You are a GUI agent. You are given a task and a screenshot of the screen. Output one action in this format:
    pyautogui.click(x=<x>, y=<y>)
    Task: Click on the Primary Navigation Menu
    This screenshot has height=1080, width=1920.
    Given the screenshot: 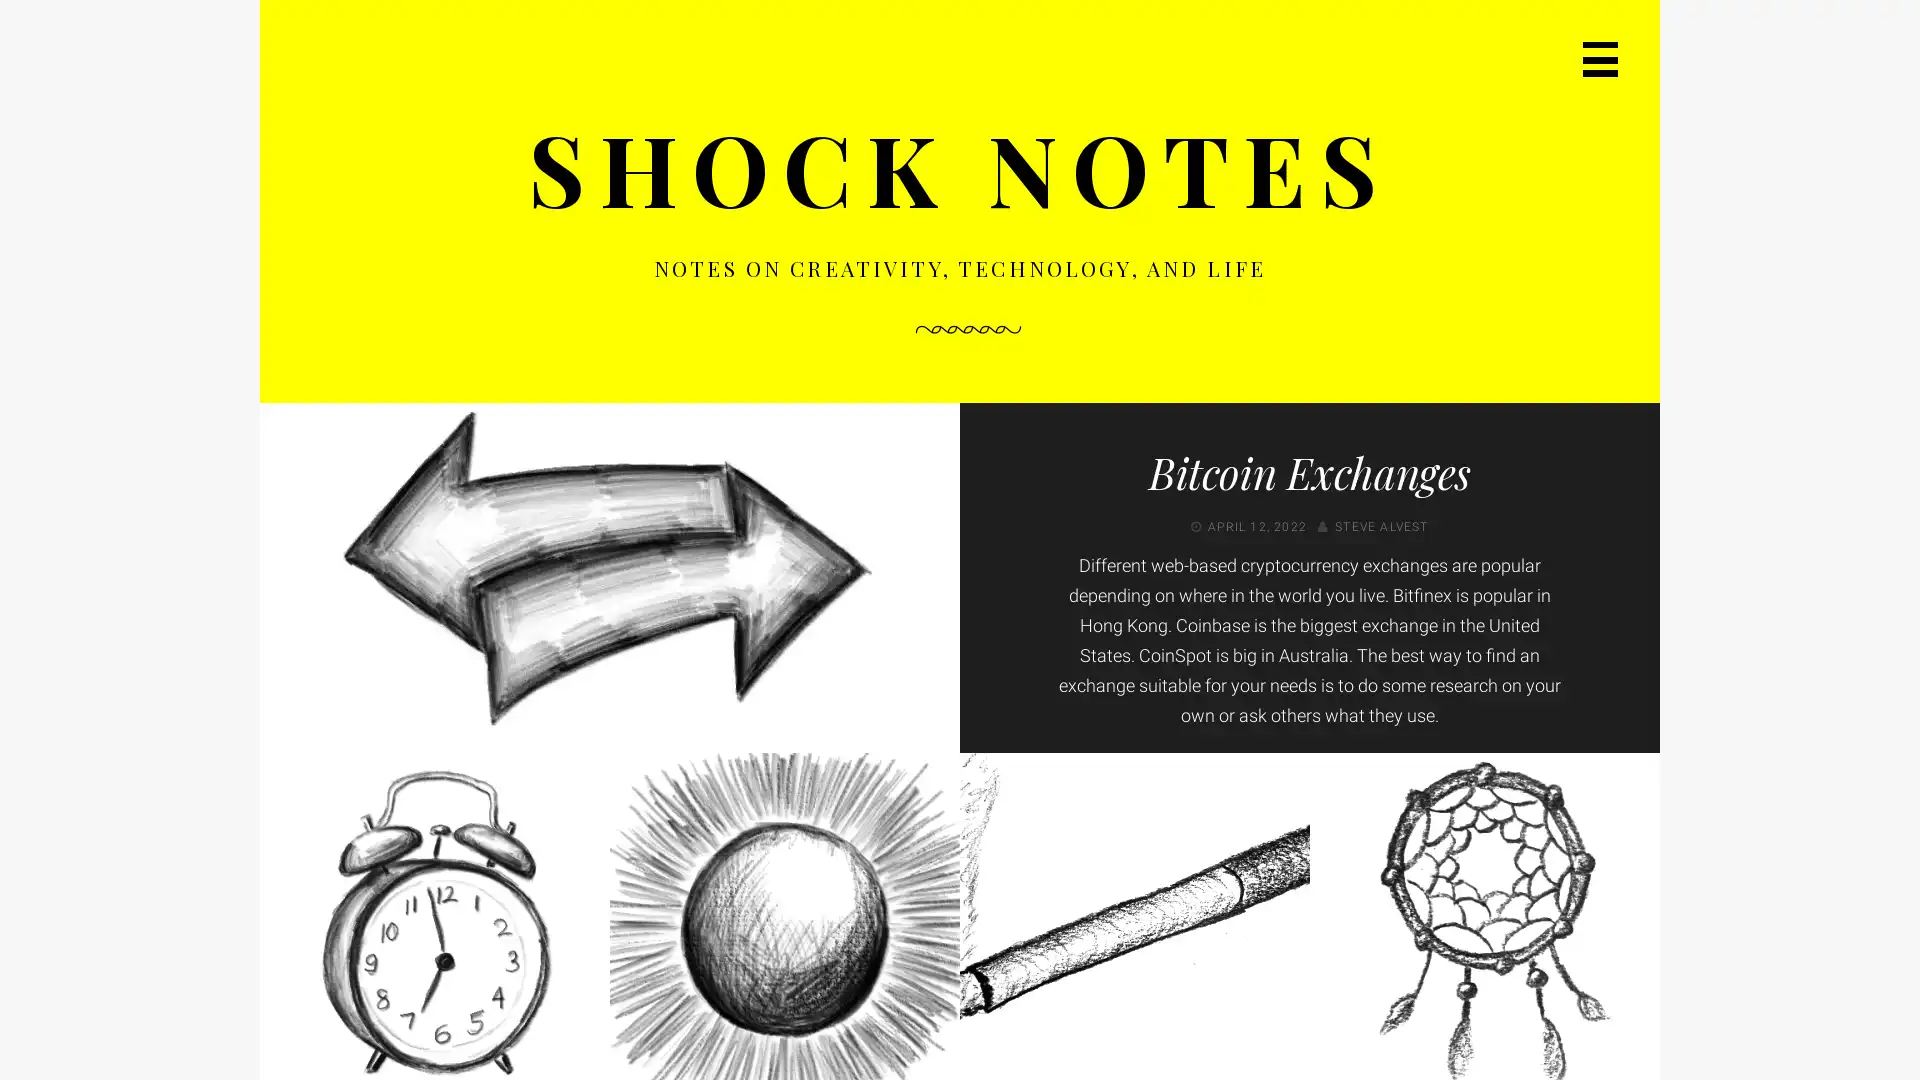 What is the action you would take?
    pyautogui.click(x=1600, y=58)
    